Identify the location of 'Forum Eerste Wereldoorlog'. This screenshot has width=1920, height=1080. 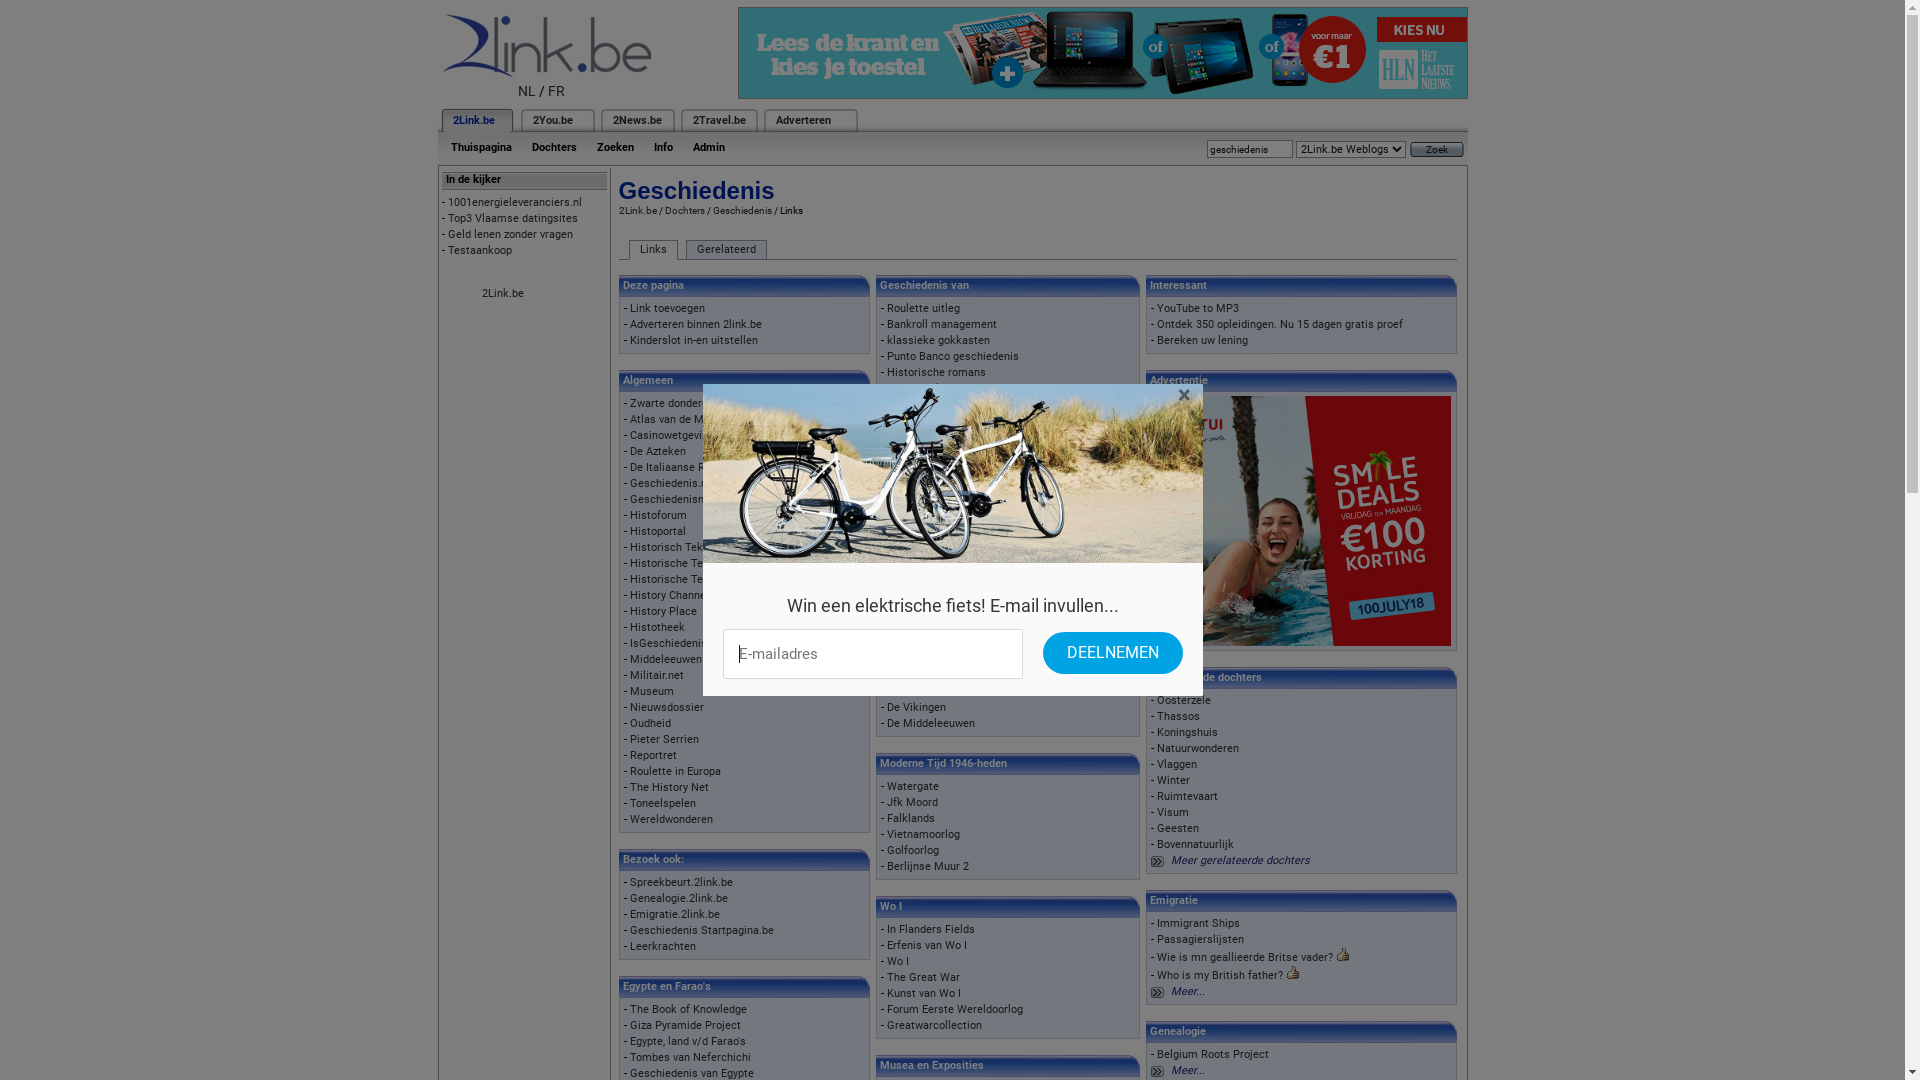
(954, 1009).